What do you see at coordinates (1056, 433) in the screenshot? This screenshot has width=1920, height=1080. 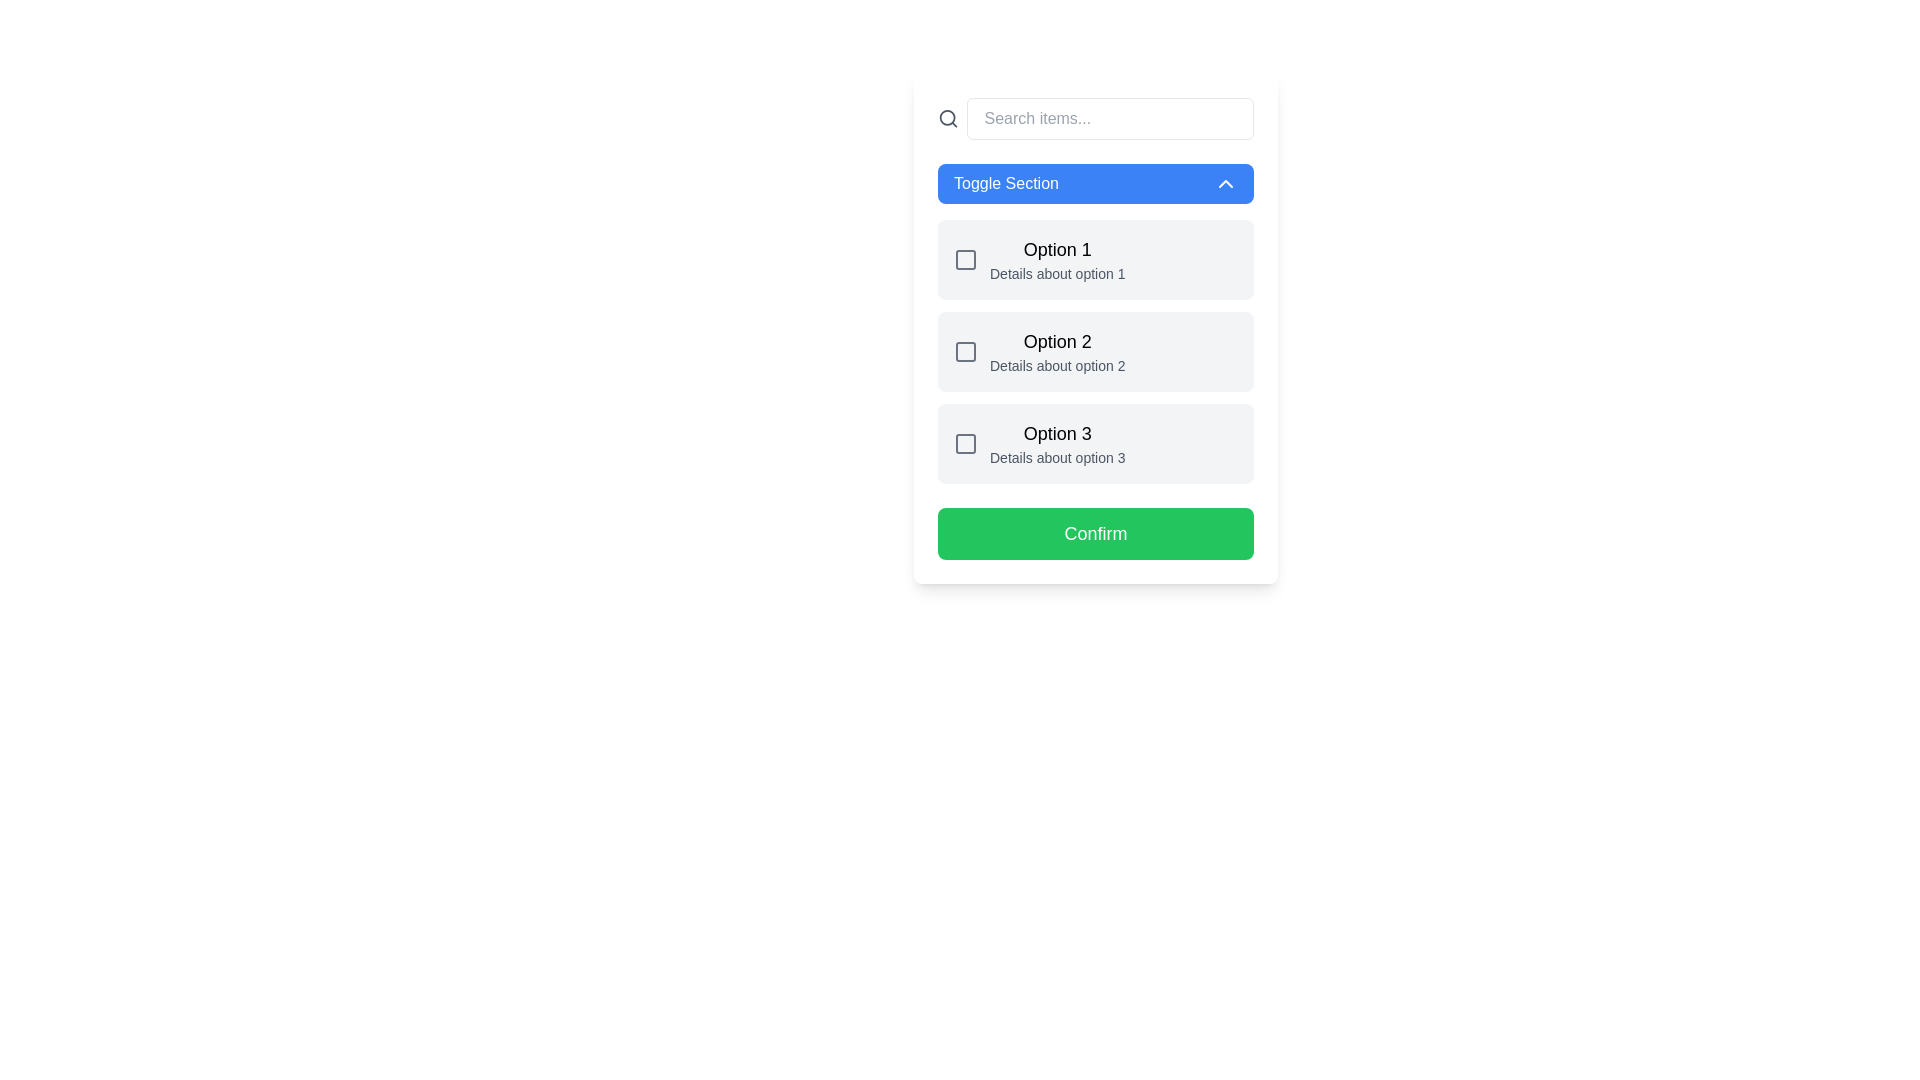 I see `the static text label that serves as the identifier for the third option in a vertically organized selectable list` at bounding box center [1056, 433].